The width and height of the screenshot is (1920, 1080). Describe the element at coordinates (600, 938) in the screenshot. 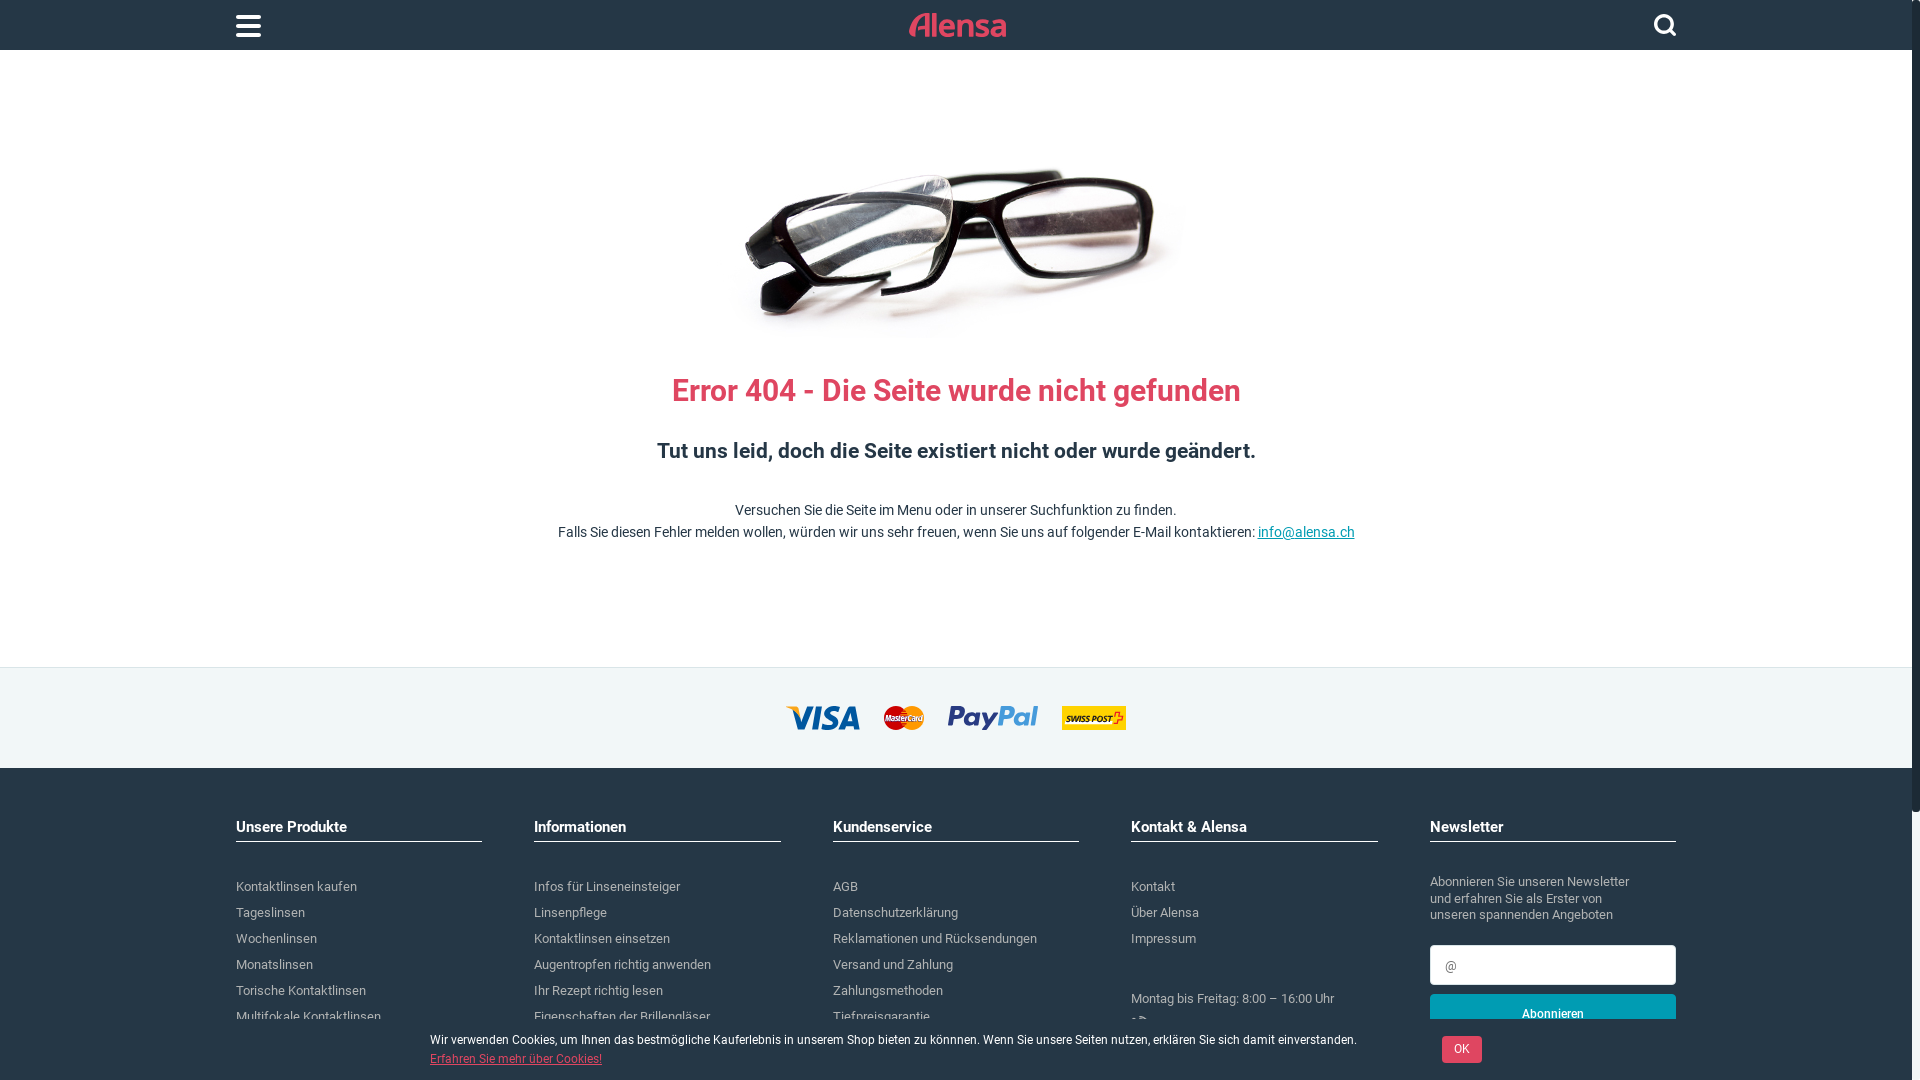

I see `'Kontaktlinsen einsetzen'` at that location.